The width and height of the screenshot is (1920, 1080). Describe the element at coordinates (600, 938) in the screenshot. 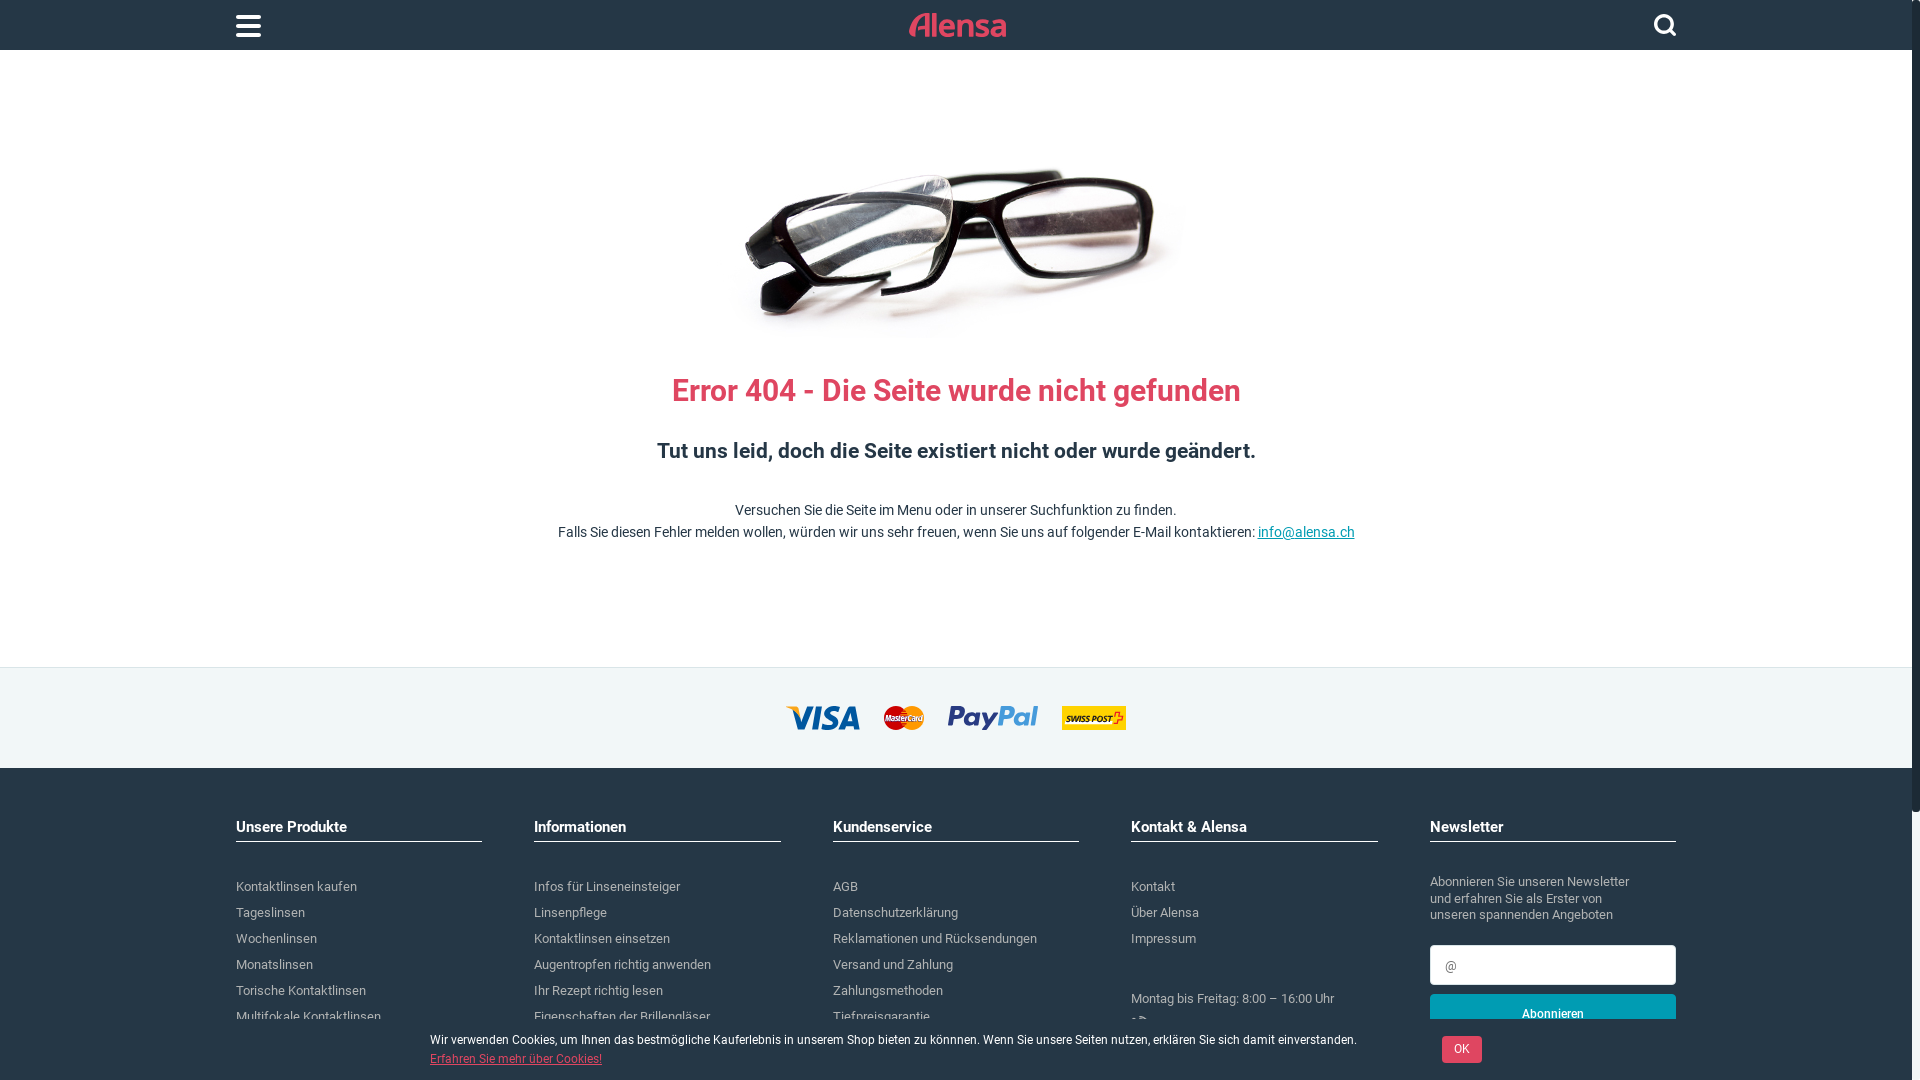

I see `'Kontaktlinsen einsetzen'` at that location.